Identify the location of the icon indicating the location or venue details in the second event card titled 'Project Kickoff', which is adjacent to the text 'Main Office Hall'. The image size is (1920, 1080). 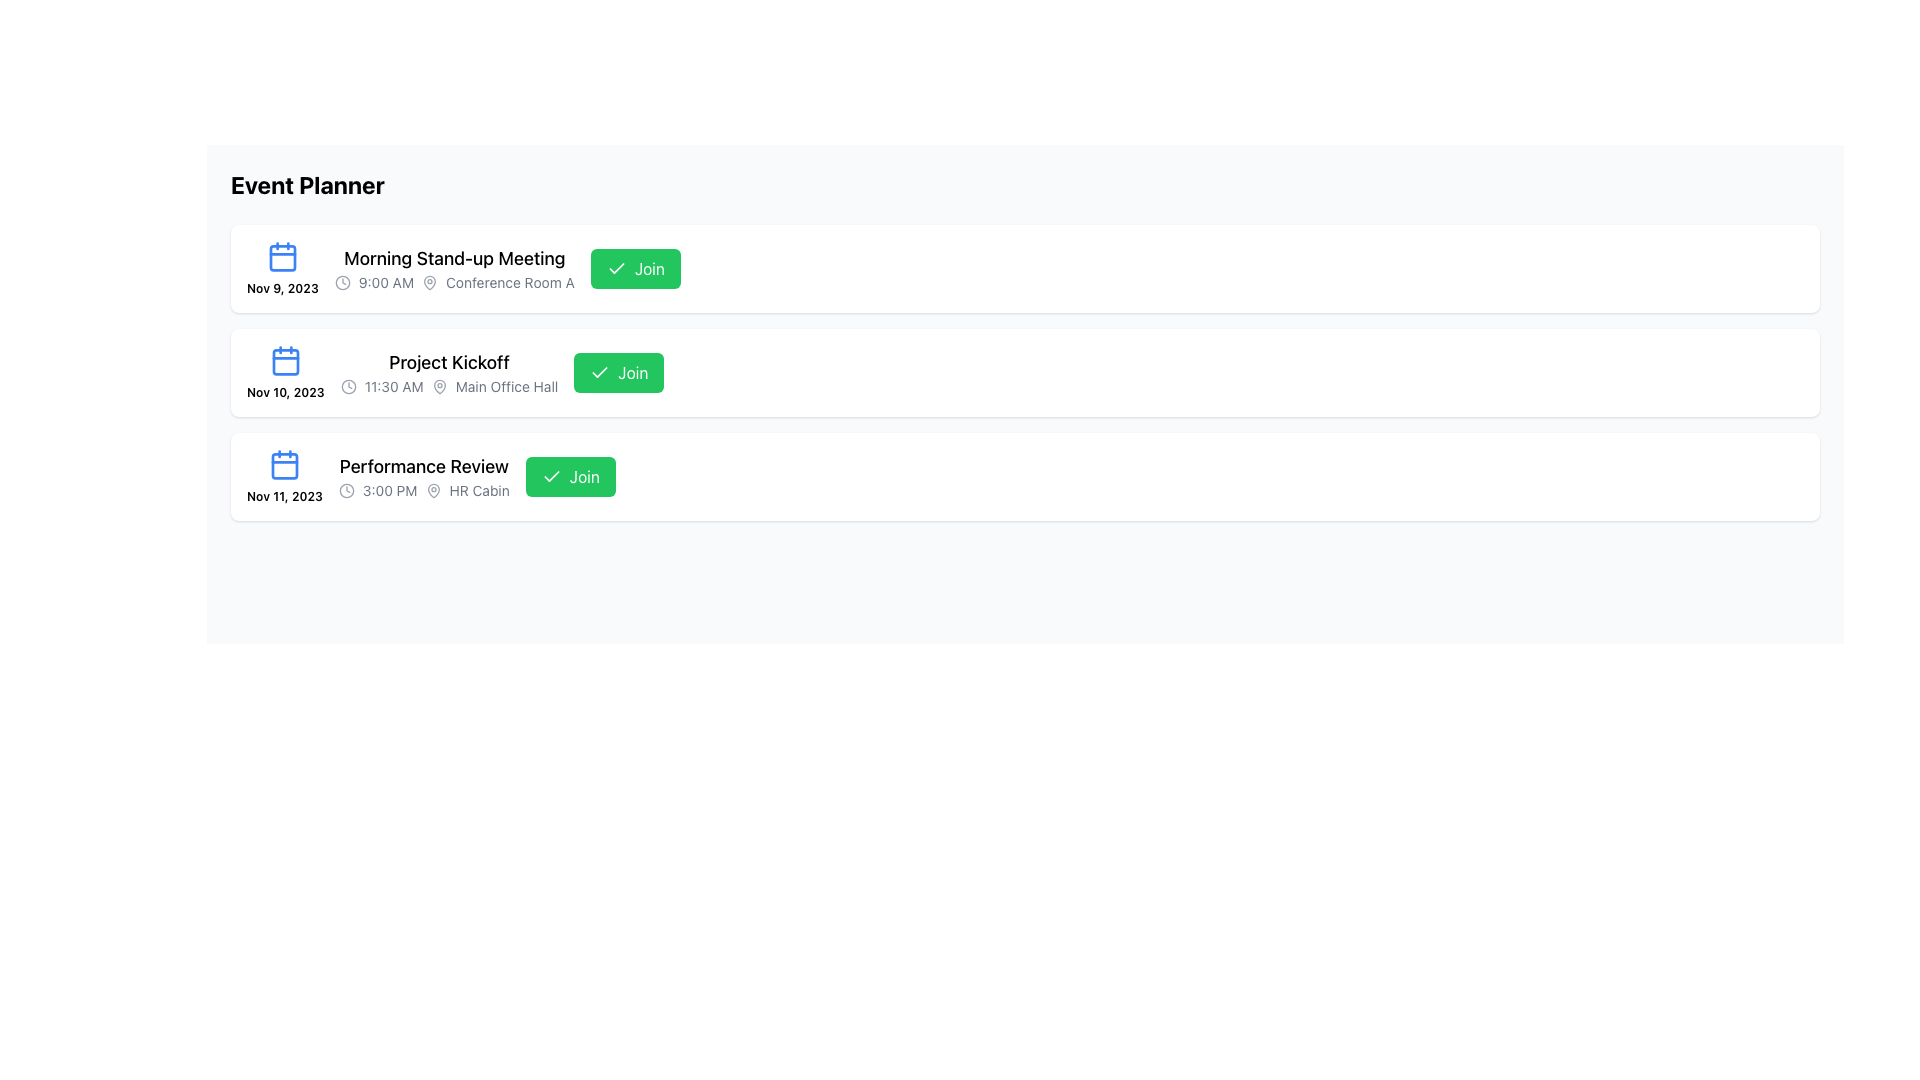
(438, 386).